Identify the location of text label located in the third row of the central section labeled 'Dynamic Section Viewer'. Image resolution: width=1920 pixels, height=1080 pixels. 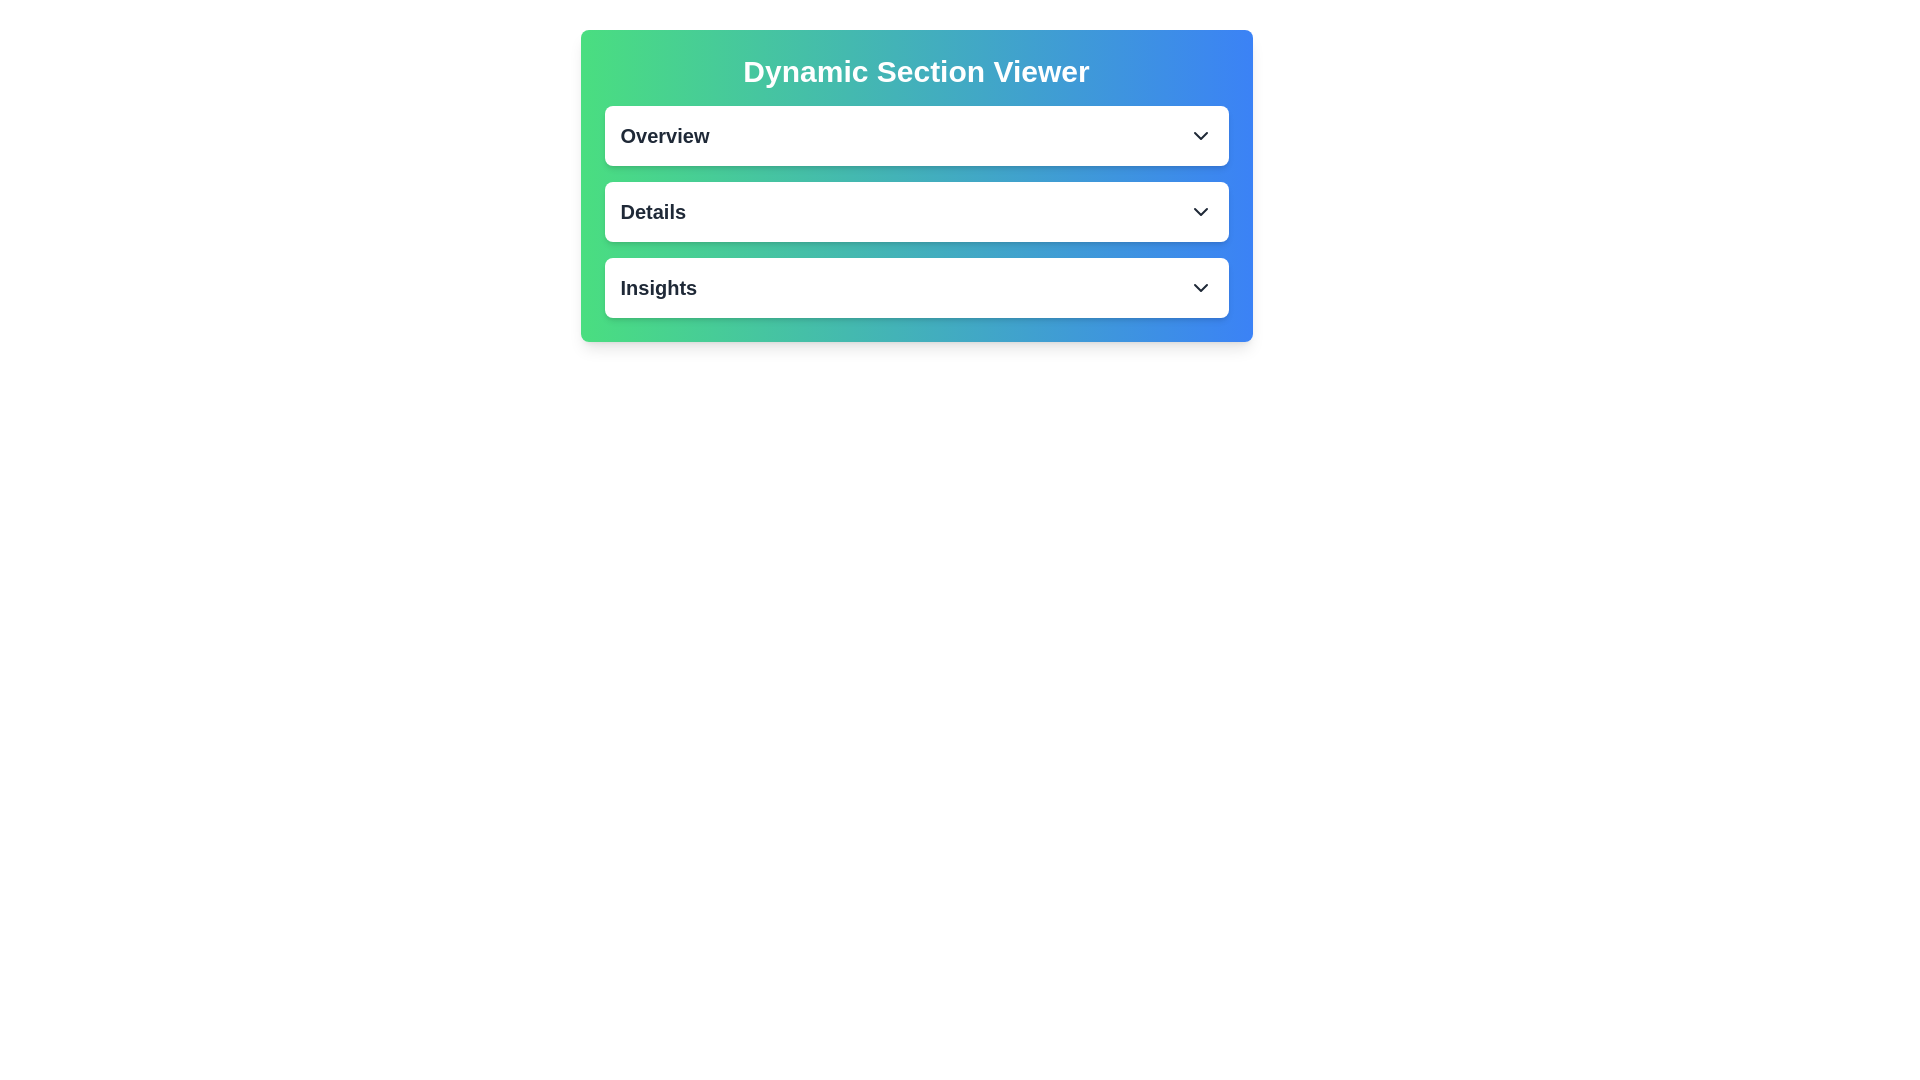
(658, 288).